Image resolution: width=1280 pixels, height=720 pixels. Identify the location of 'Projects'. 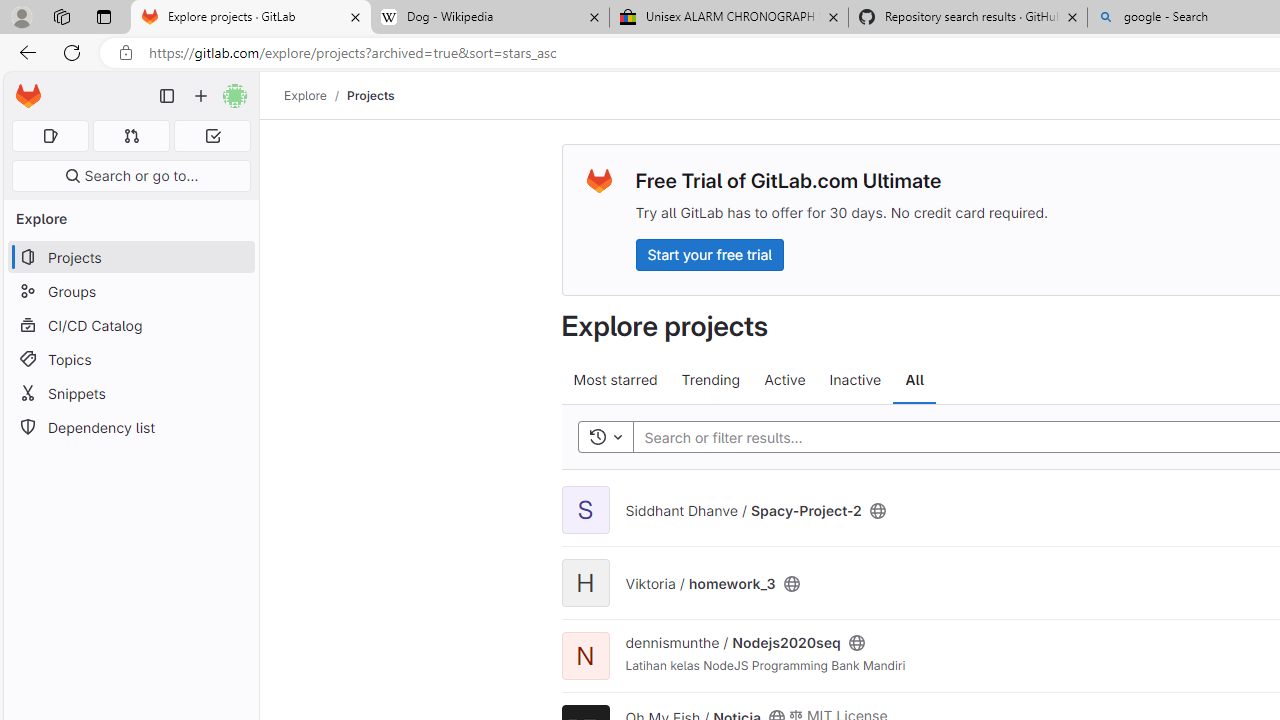
(371, 95).